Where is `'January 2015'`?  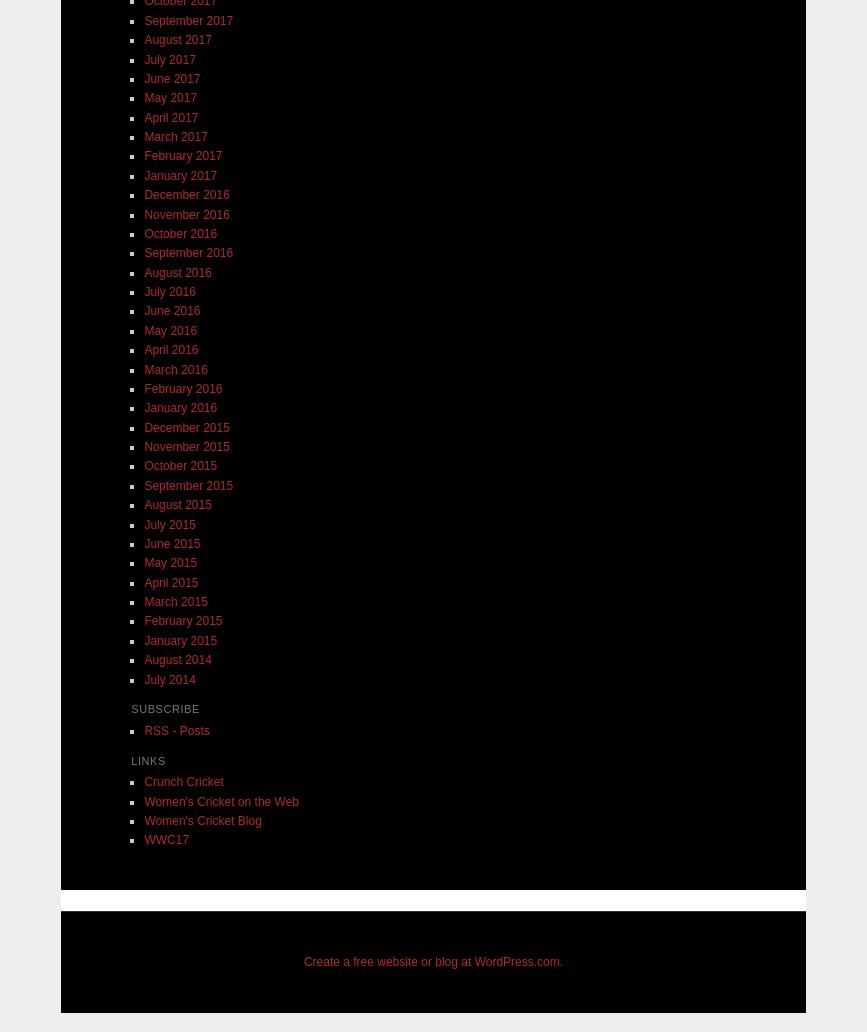 'January 2015' is located at coordinates (180, 640).